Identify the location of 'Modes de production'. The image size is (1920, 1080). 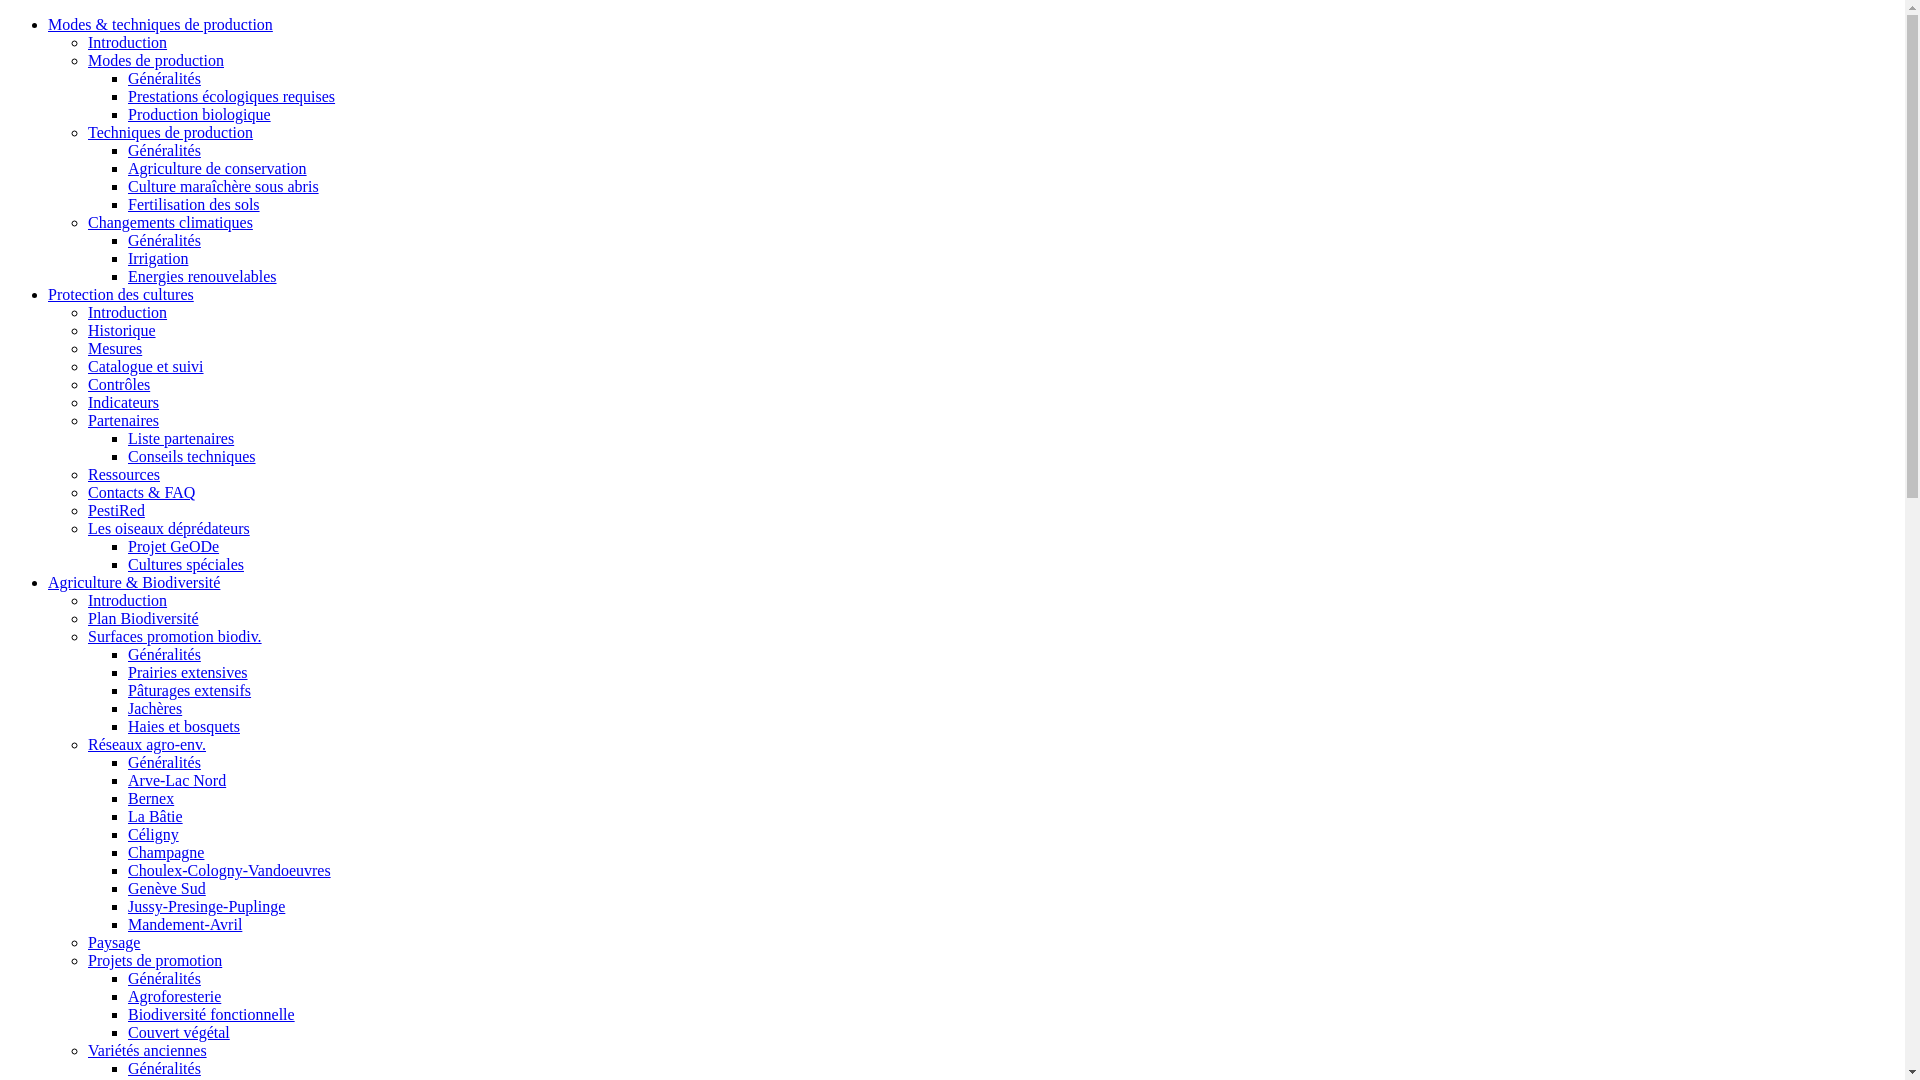
(155, 59).